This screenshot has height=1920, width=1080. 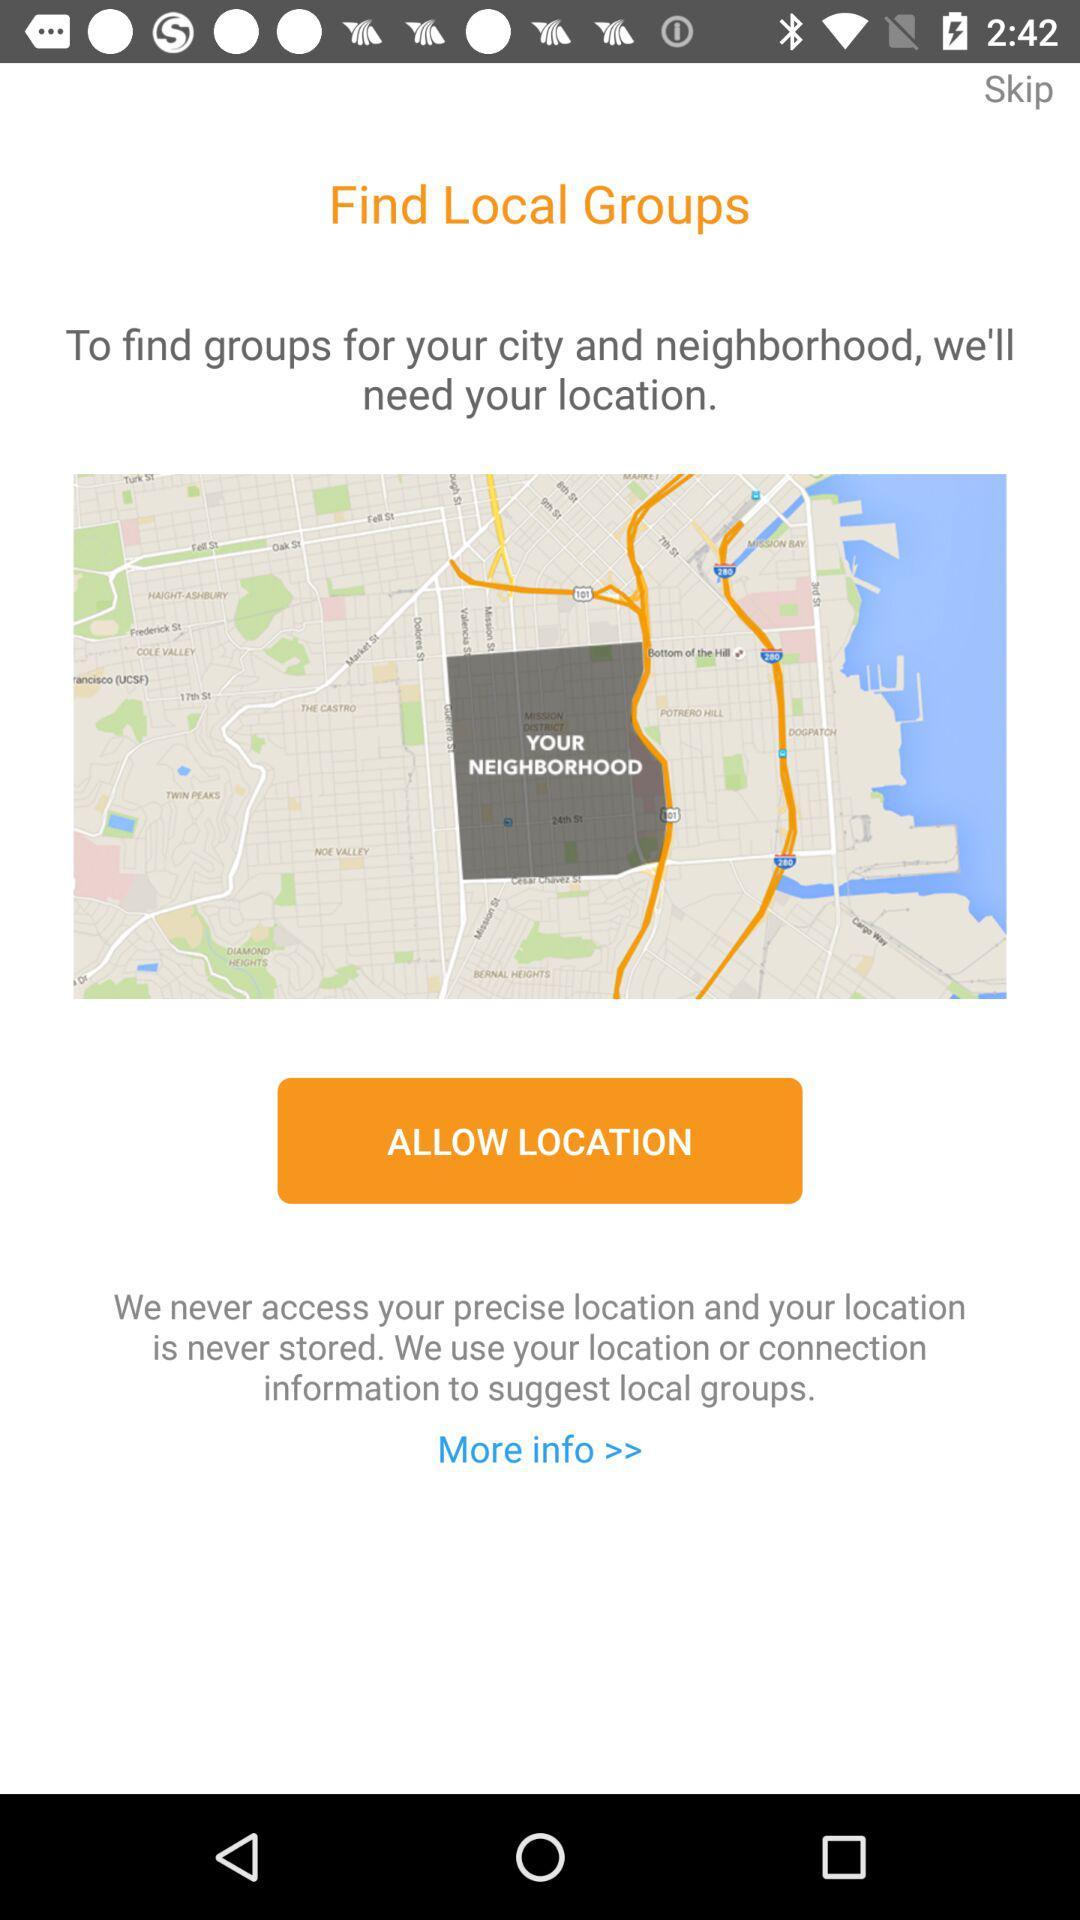 What do you see at coordinates (540, 1140) in the screenshot?
I see `the allow location icon` at bounding box center [540, 1140].